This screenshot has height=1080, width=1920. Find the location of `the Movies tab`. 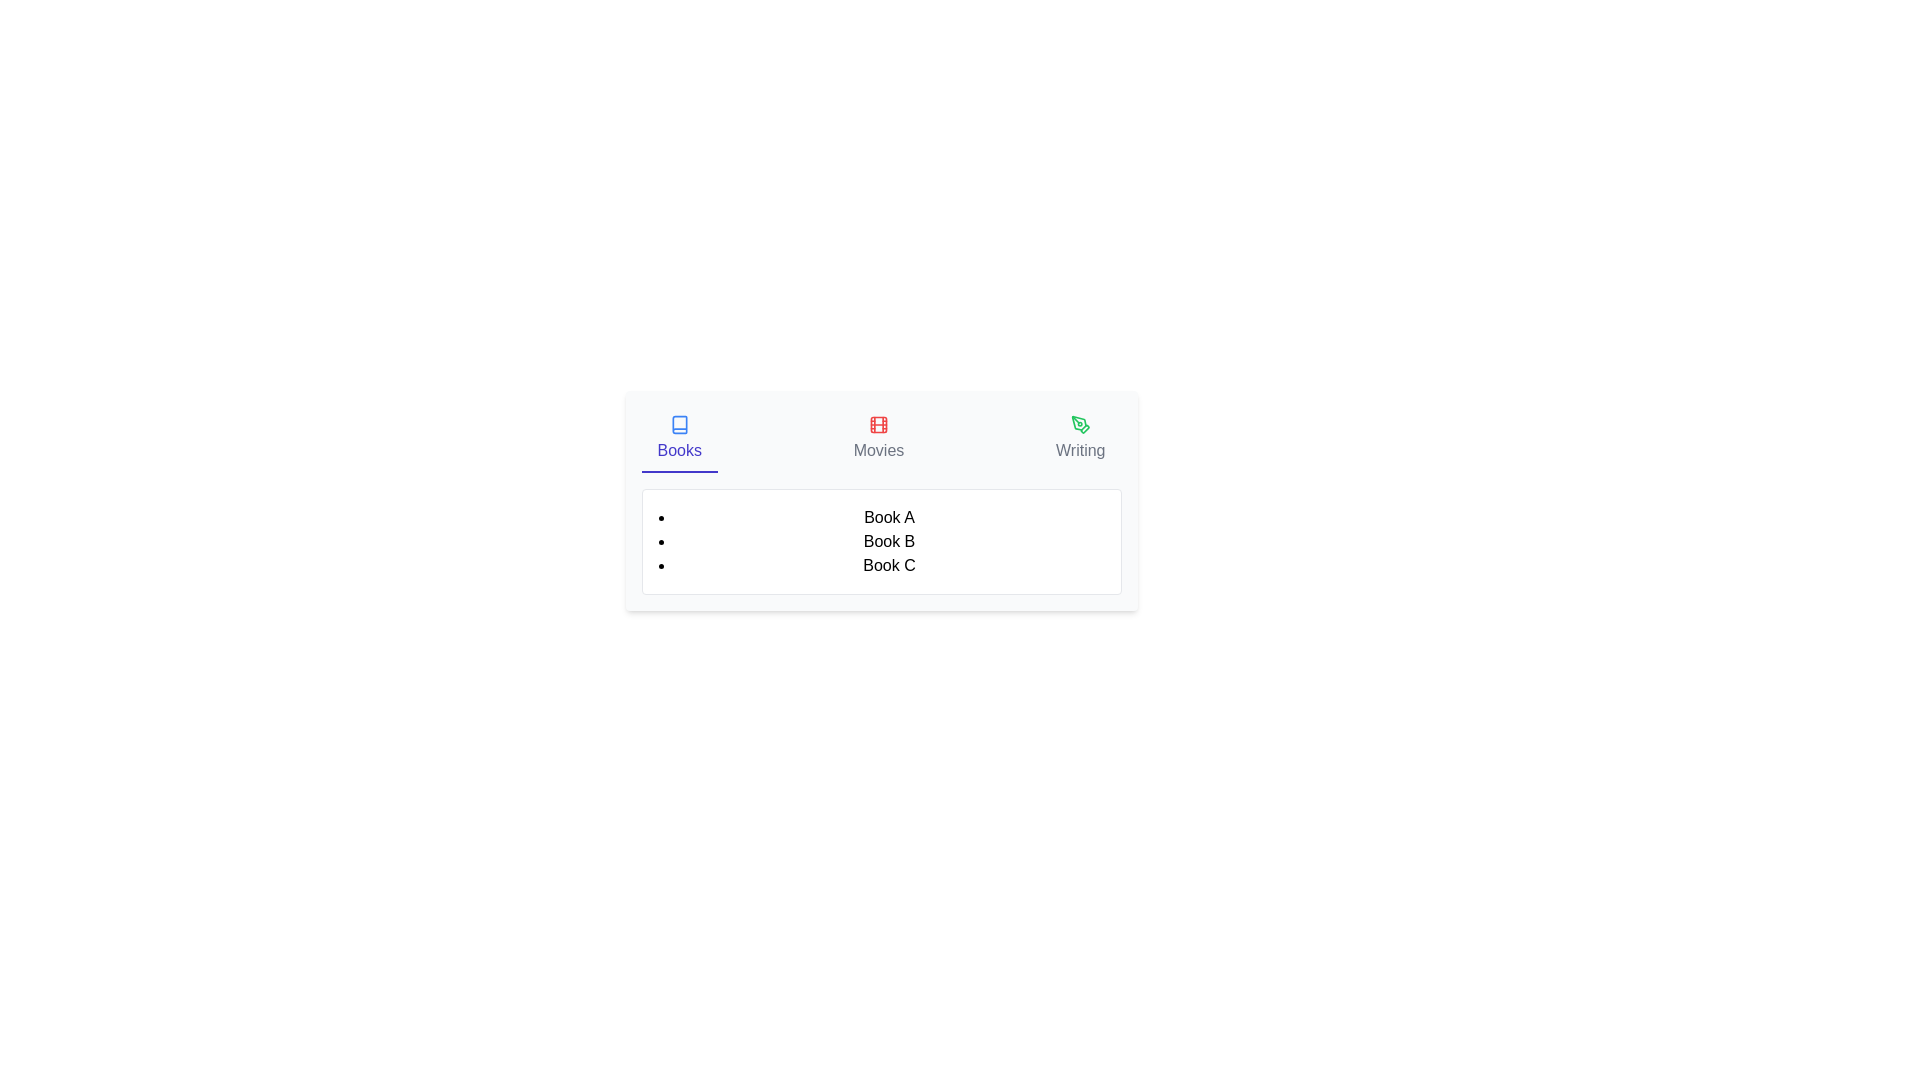

the Movies tab is located at coordinates (878, 438).